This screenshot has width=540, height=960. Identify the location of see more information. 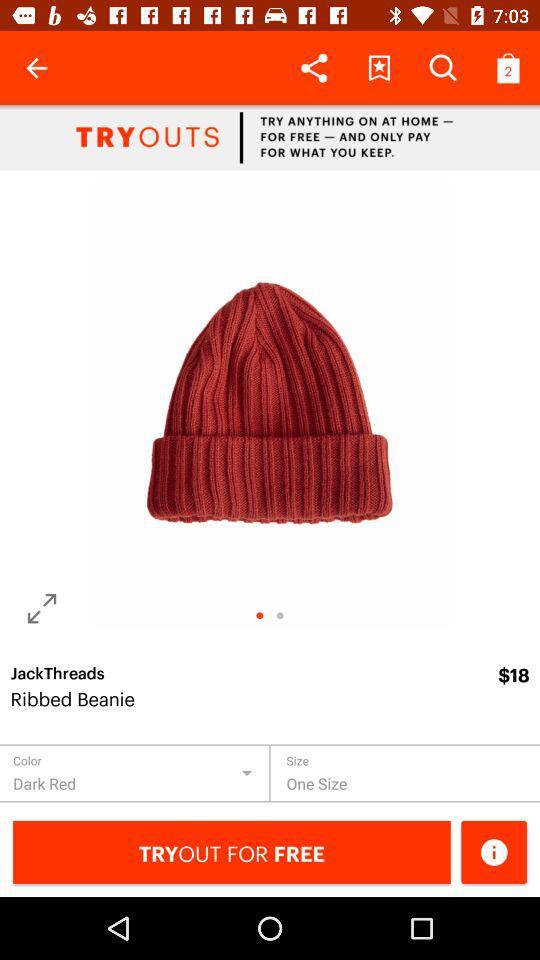
(493, 851).